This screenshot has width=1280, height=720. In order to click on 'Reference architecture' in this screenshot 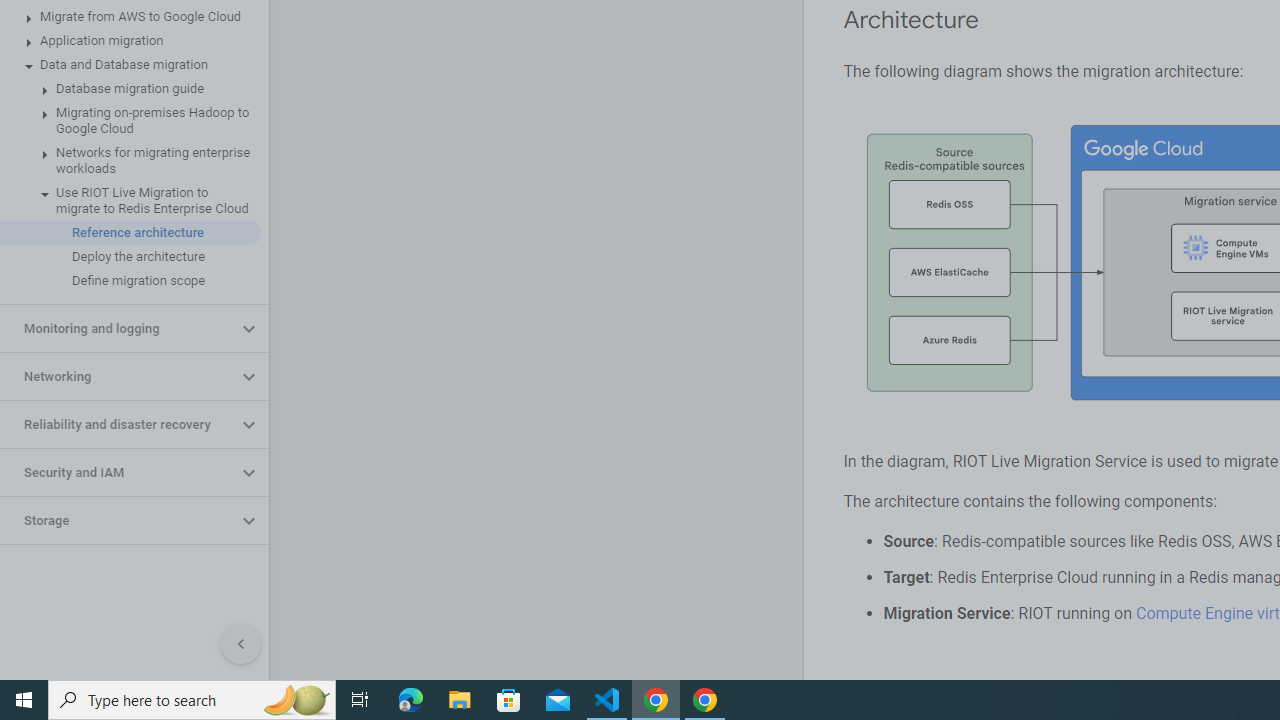, I will do `click(129, 231)`.